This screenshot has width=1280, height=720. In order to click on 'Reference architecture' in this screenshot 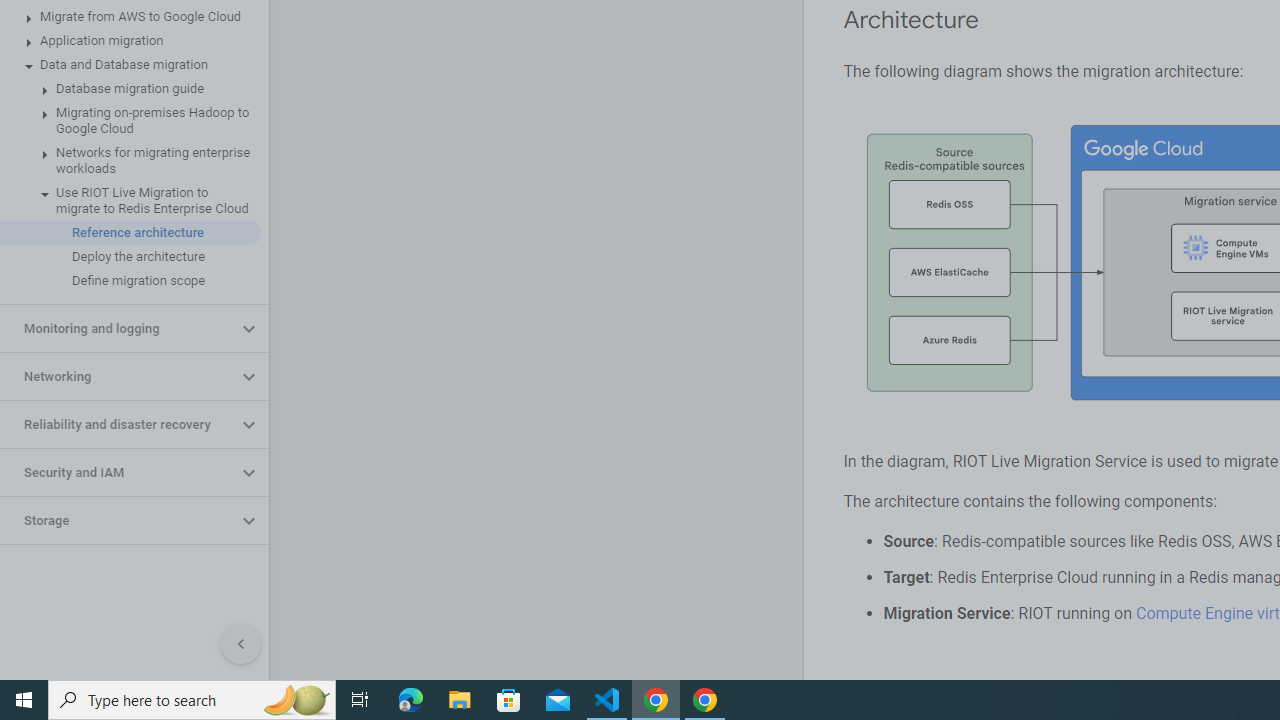, I will do `click(129, 231)`.